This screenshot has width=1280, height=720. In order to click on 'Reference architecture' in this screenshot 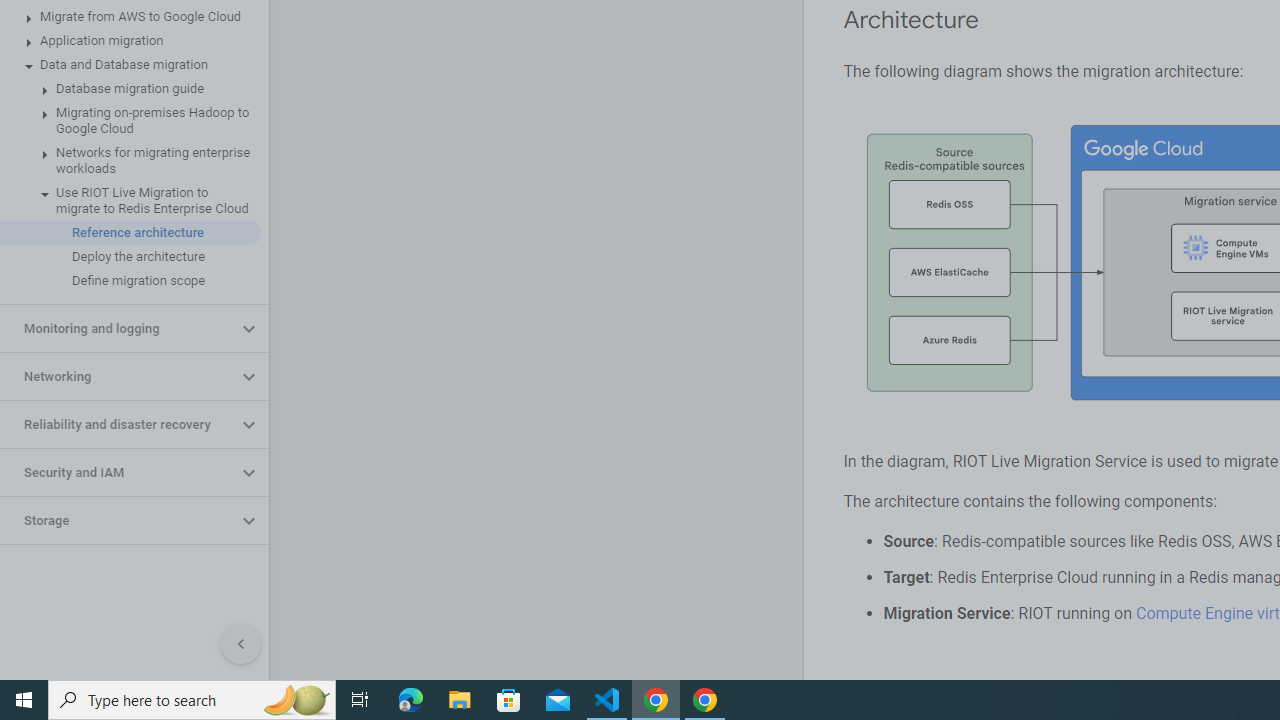, I will do `click(129, 231)`.